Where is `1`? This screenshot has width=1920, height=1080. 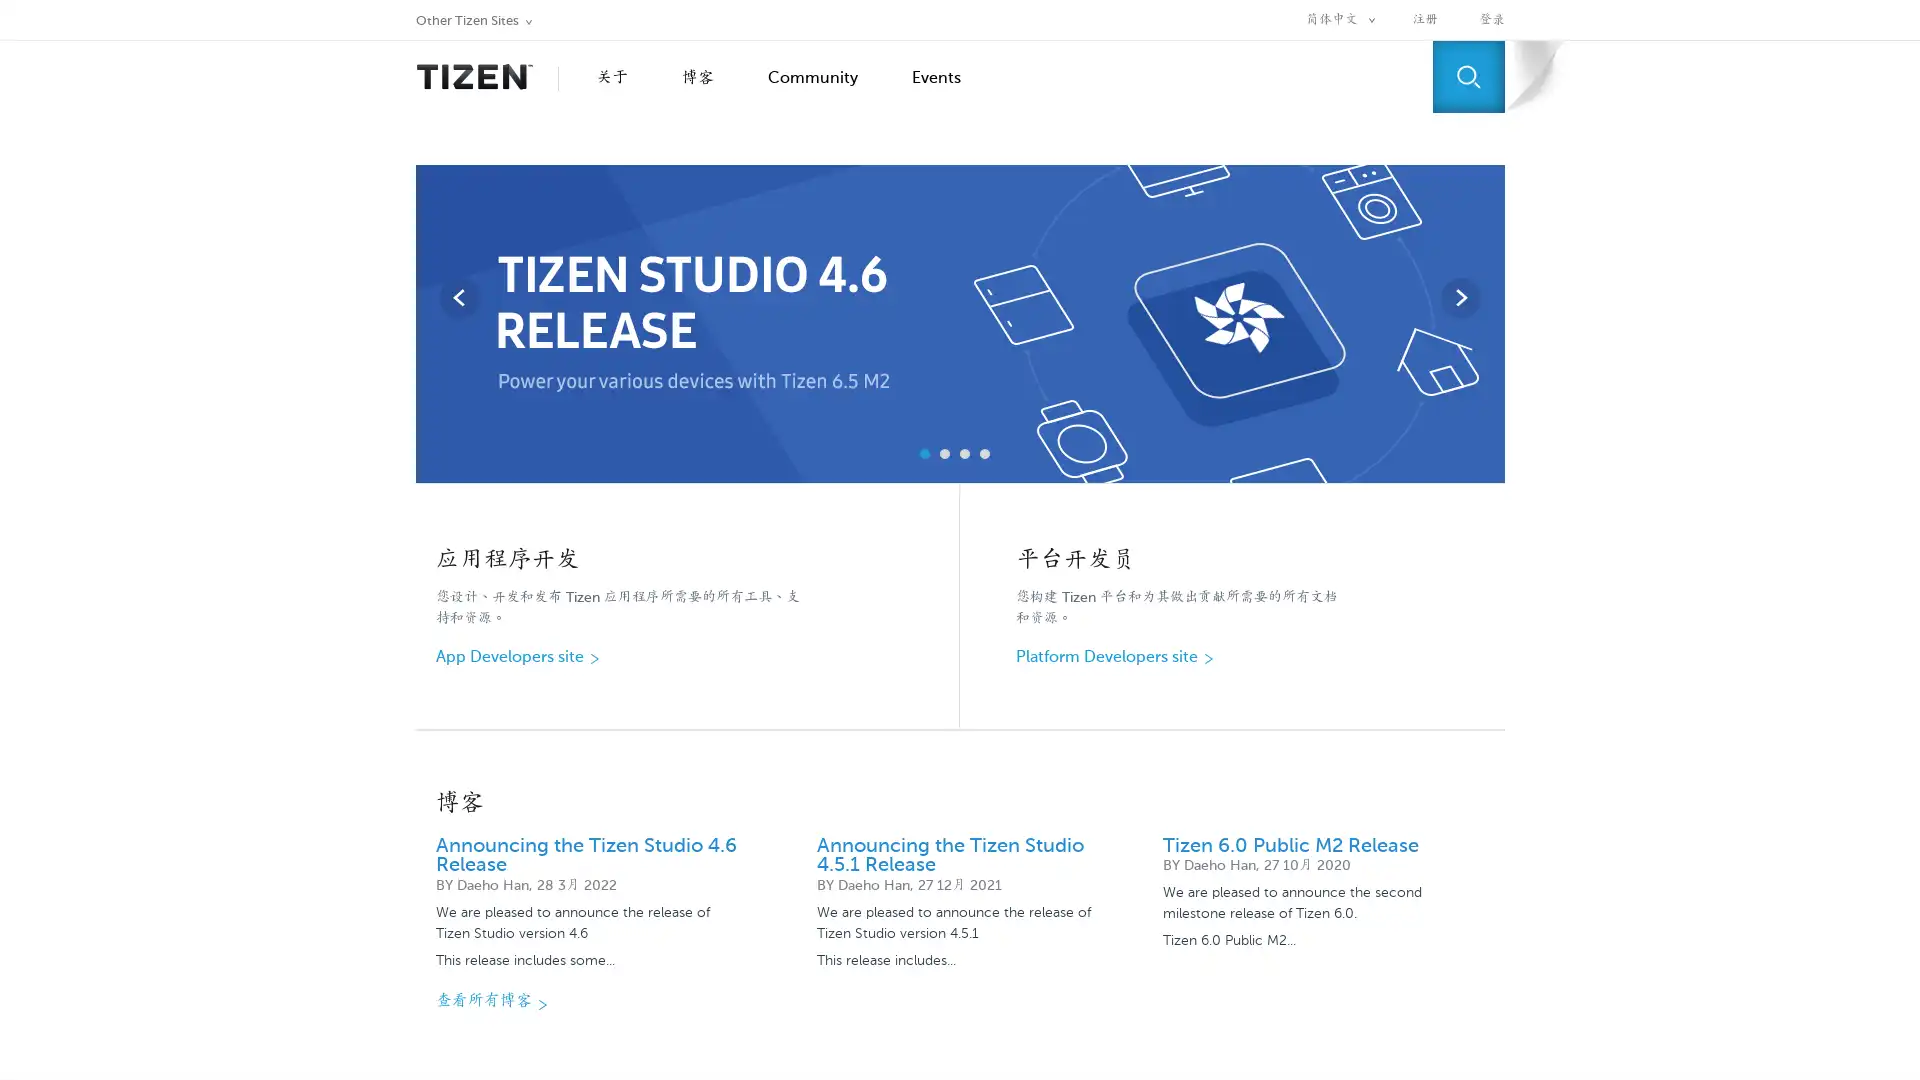 1 is located at coordinates (924, 454).